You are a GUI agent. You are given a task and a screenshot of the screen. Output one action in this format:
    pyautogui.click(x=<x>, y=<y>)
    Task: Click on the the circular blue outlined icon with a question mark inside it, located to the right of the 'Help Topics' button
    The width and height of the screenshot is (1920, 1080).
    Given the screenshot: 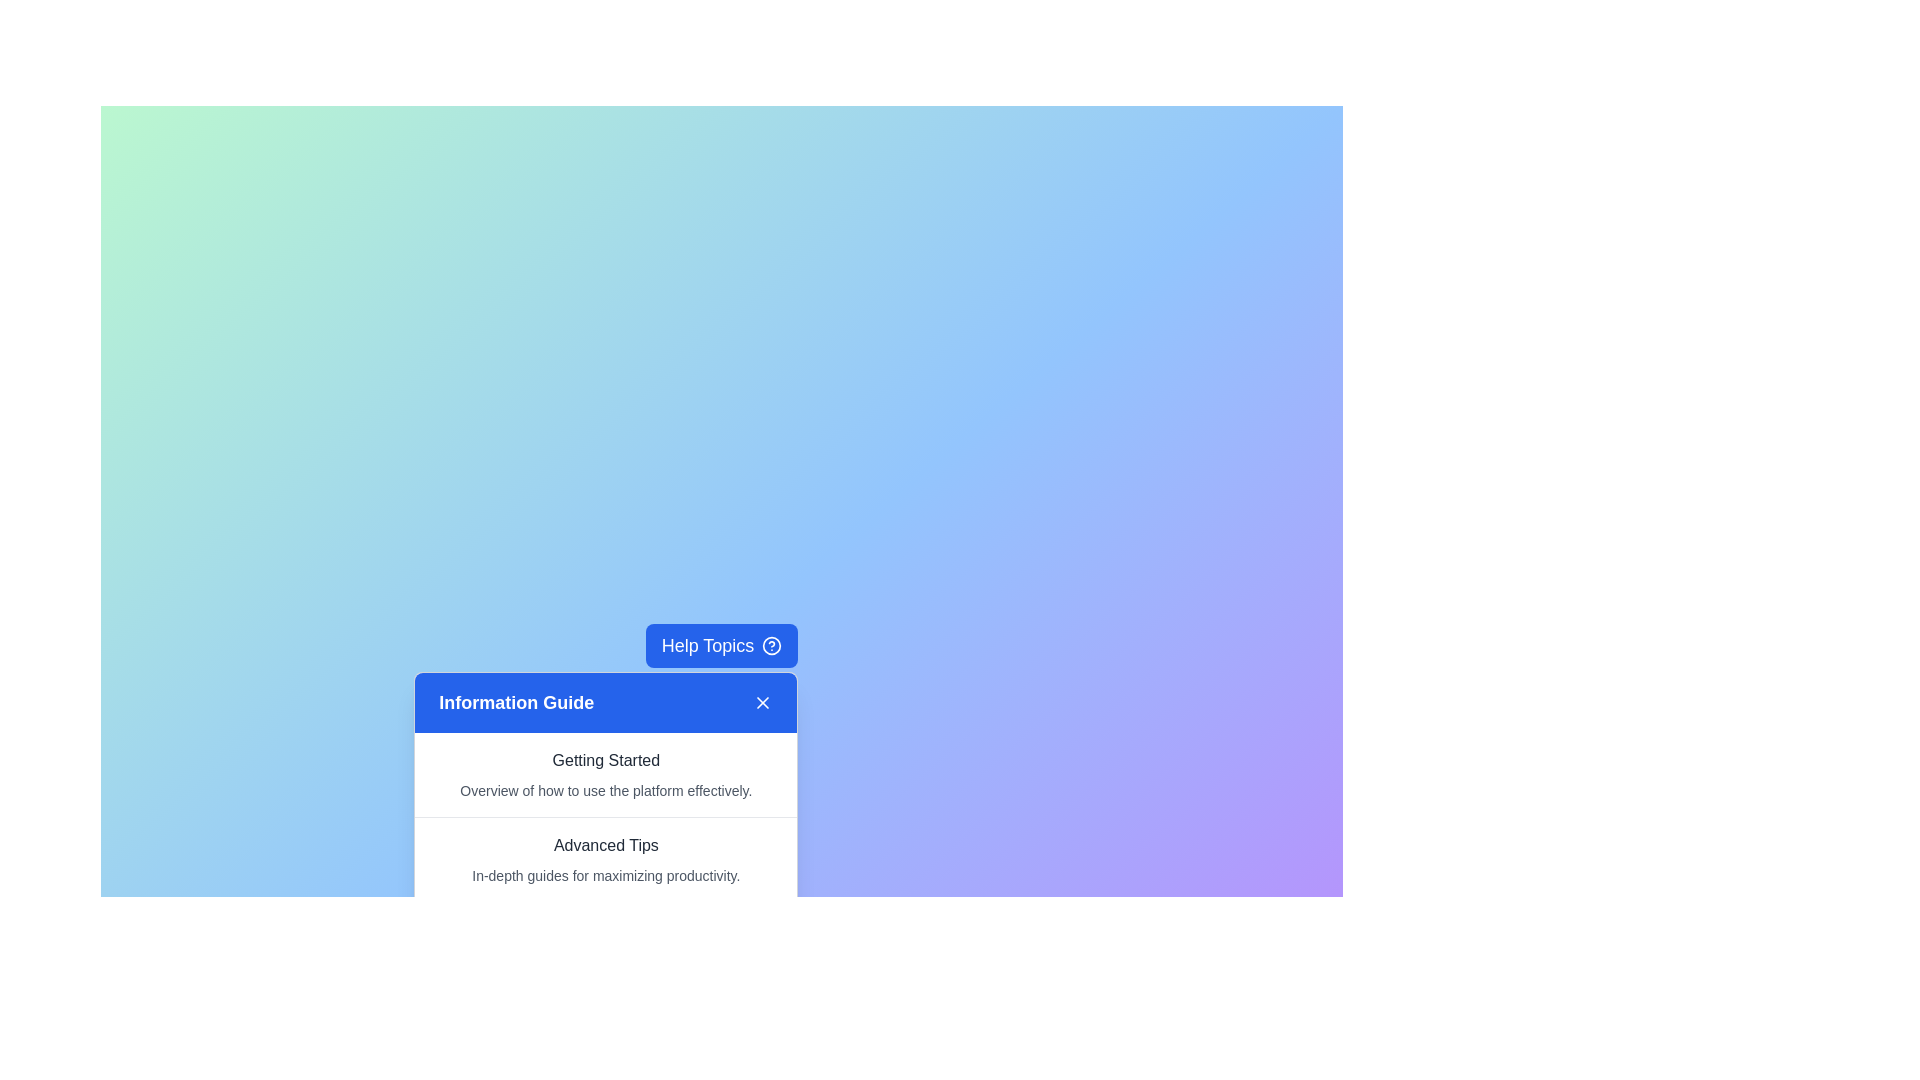 What is the action you would take?
    pyautogui.click(x=771, y=645)
    